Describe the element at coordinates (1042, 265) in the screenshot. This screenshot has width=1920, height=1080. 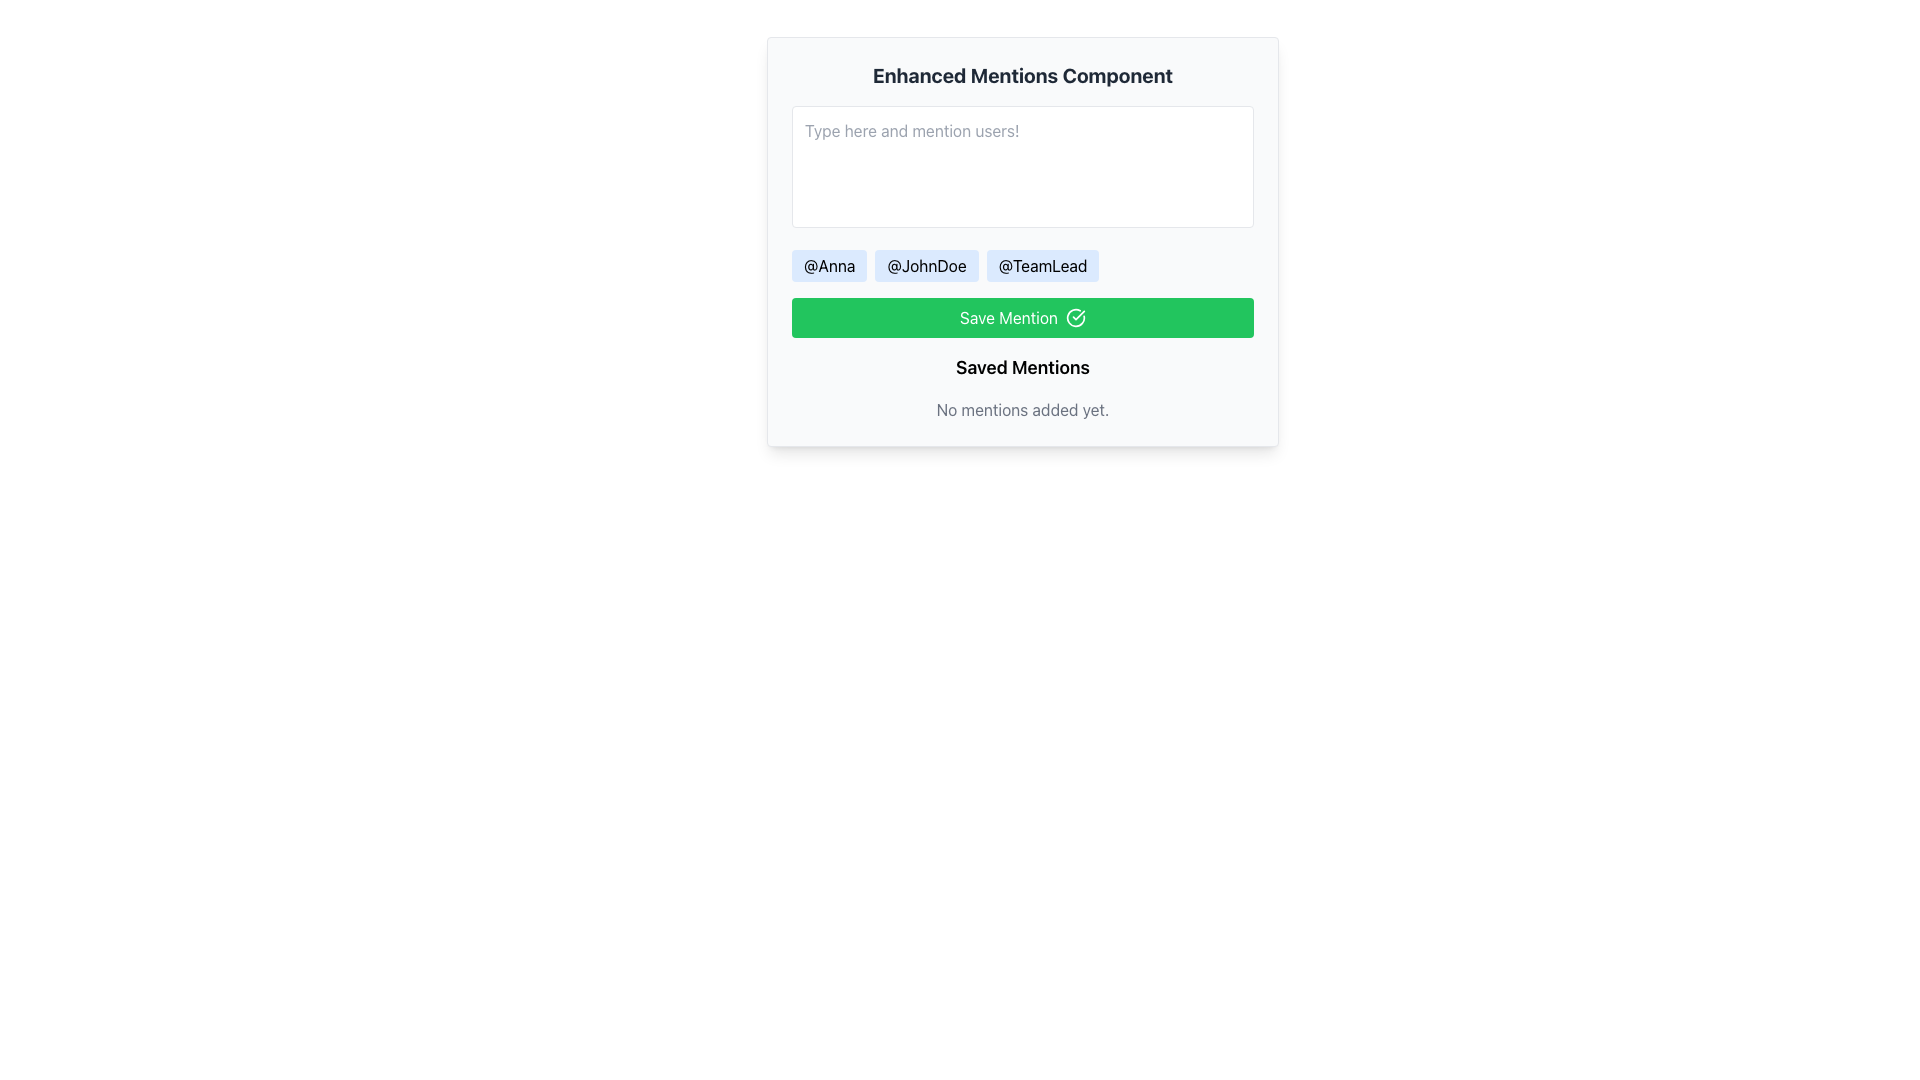
I see `the clickable tag for 'TeamLead' using keyboard navigation` at that location.